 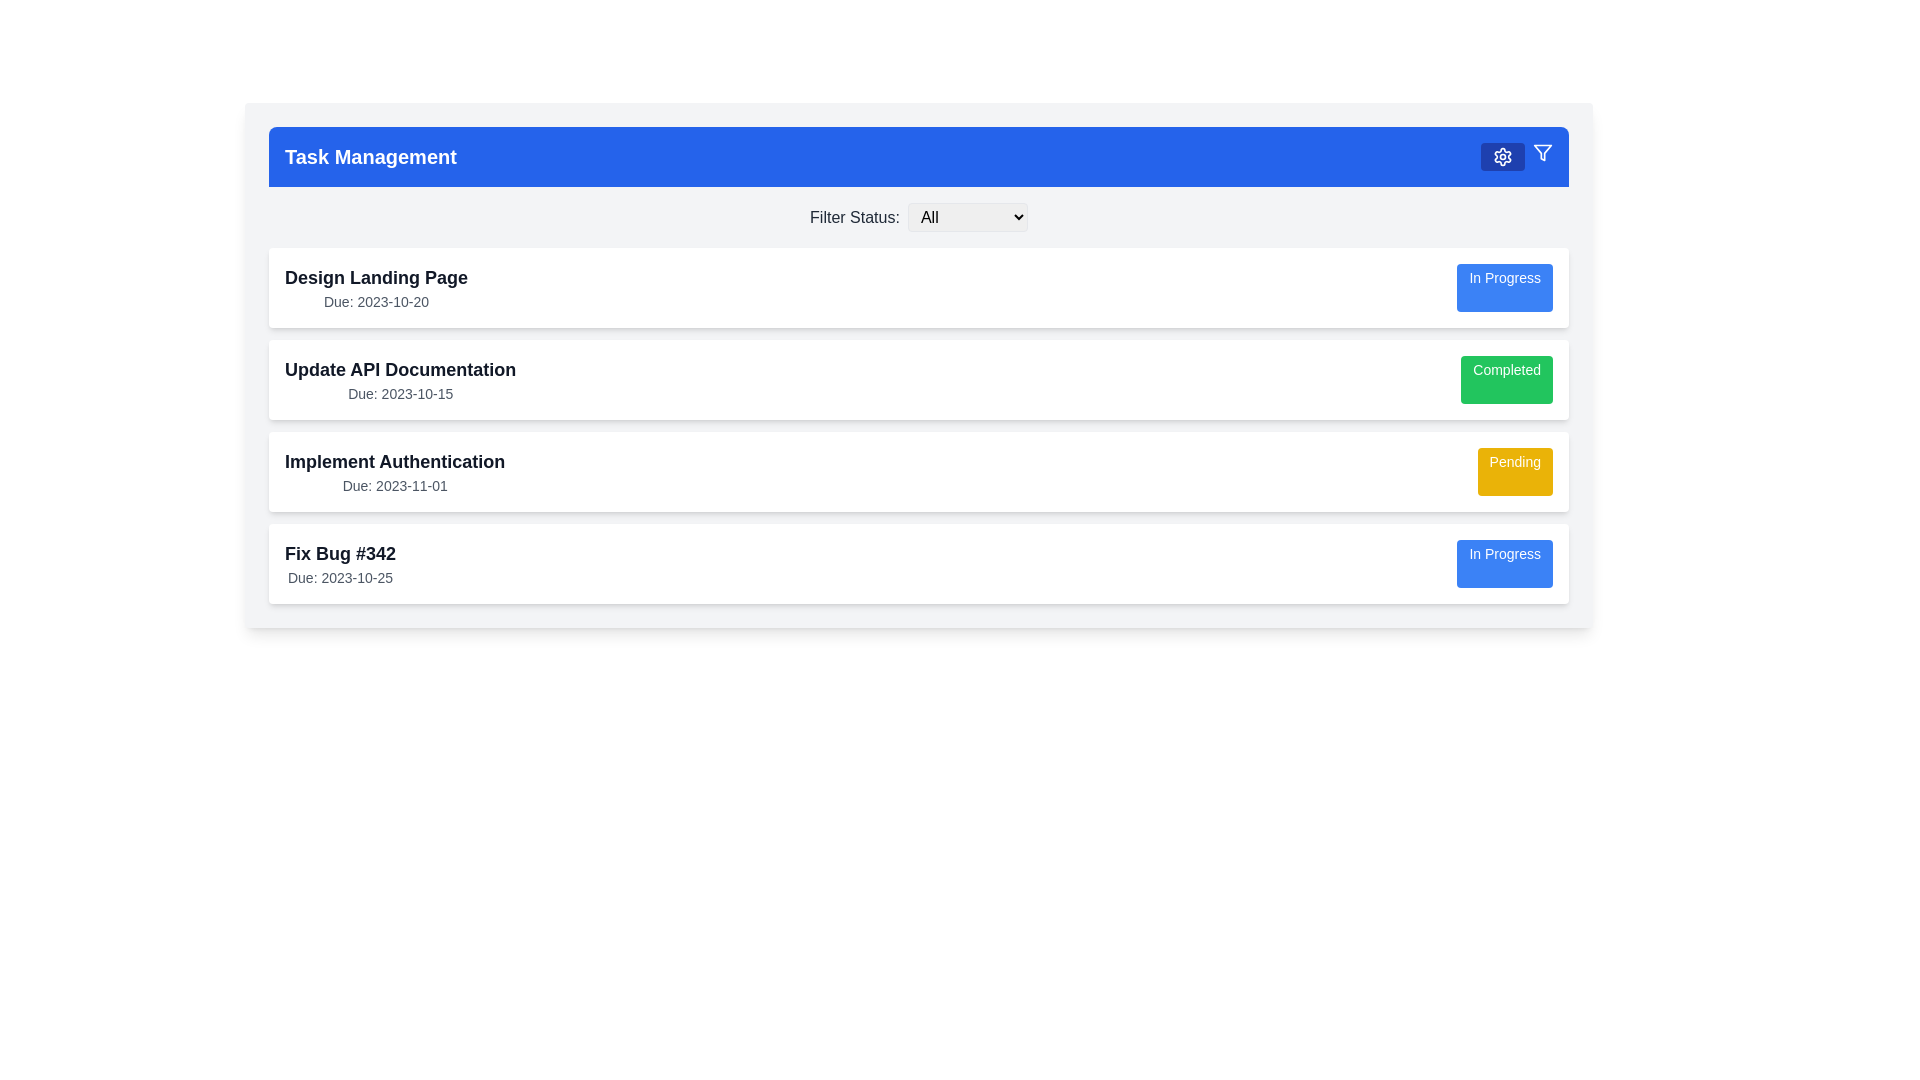 I want to click on the third task card in the task management system, which displays the task title, due date, and current status ('Pending'). This card is located between 'Update API Documentation' and 'Fix Bug #342', so click(x=917, y=471).